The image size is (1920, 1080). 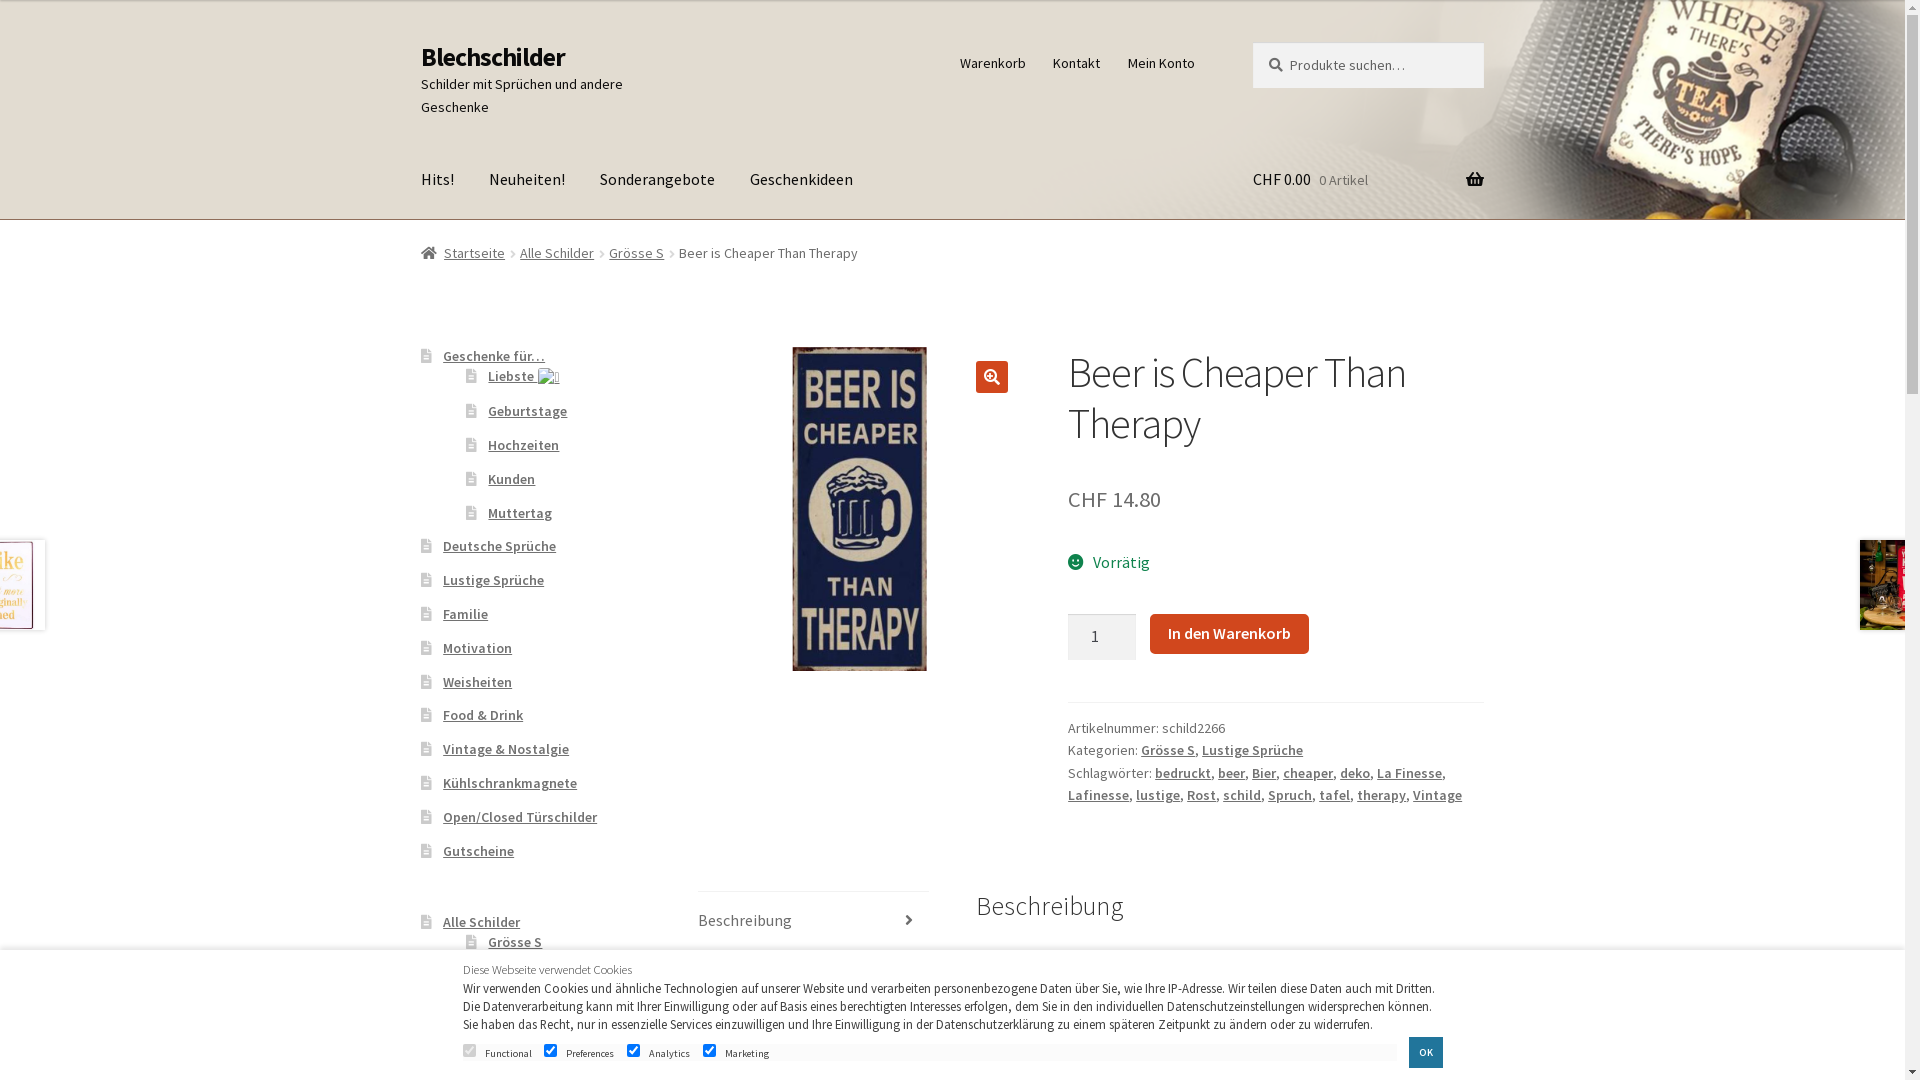 I want to click on 'Zur Navigation springen', so click(x=419, y=41).